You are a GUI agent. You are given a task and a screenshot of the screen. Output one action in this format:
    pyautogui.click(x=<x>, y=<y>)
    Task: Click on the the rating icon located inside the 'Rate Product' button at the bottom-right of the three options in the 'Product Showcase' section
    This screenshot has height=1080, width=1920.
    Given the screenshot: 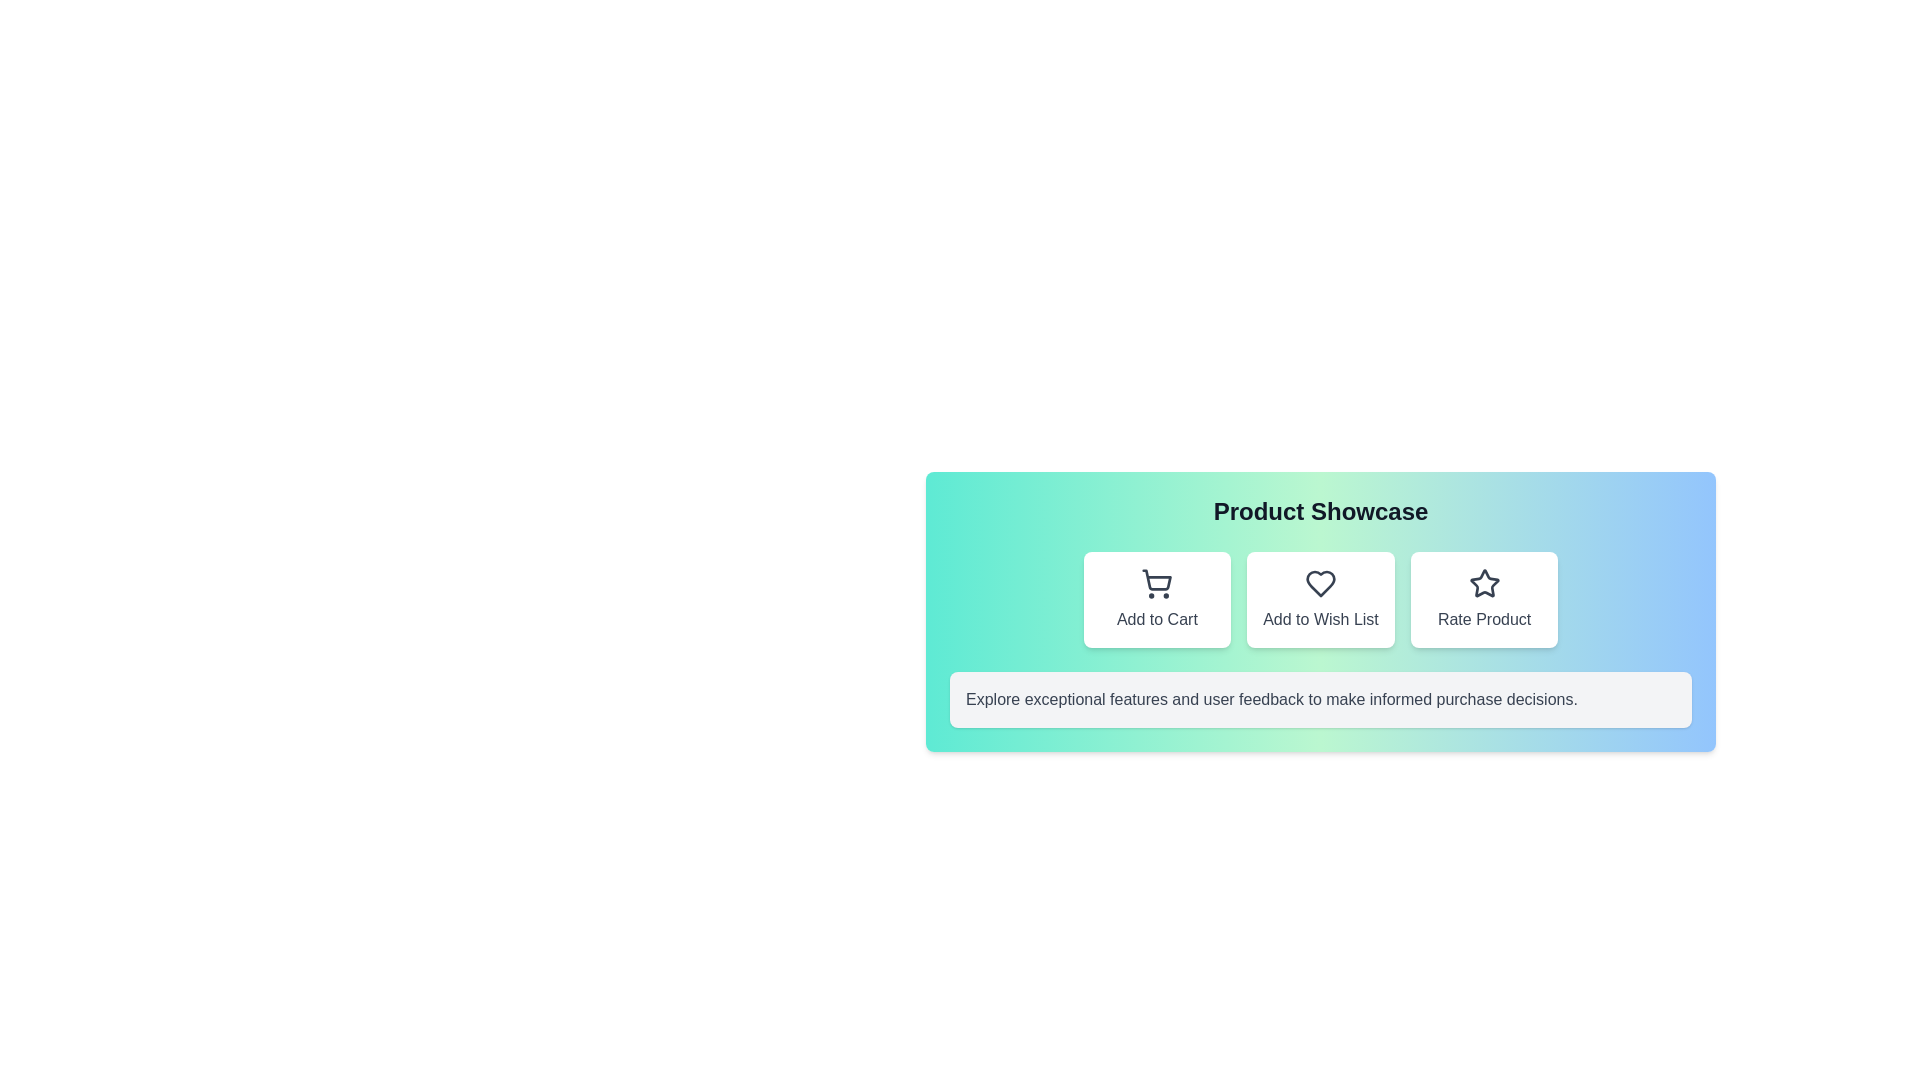 What is the action you would take?
    pyautogui.click(x=1484, y=583)
    